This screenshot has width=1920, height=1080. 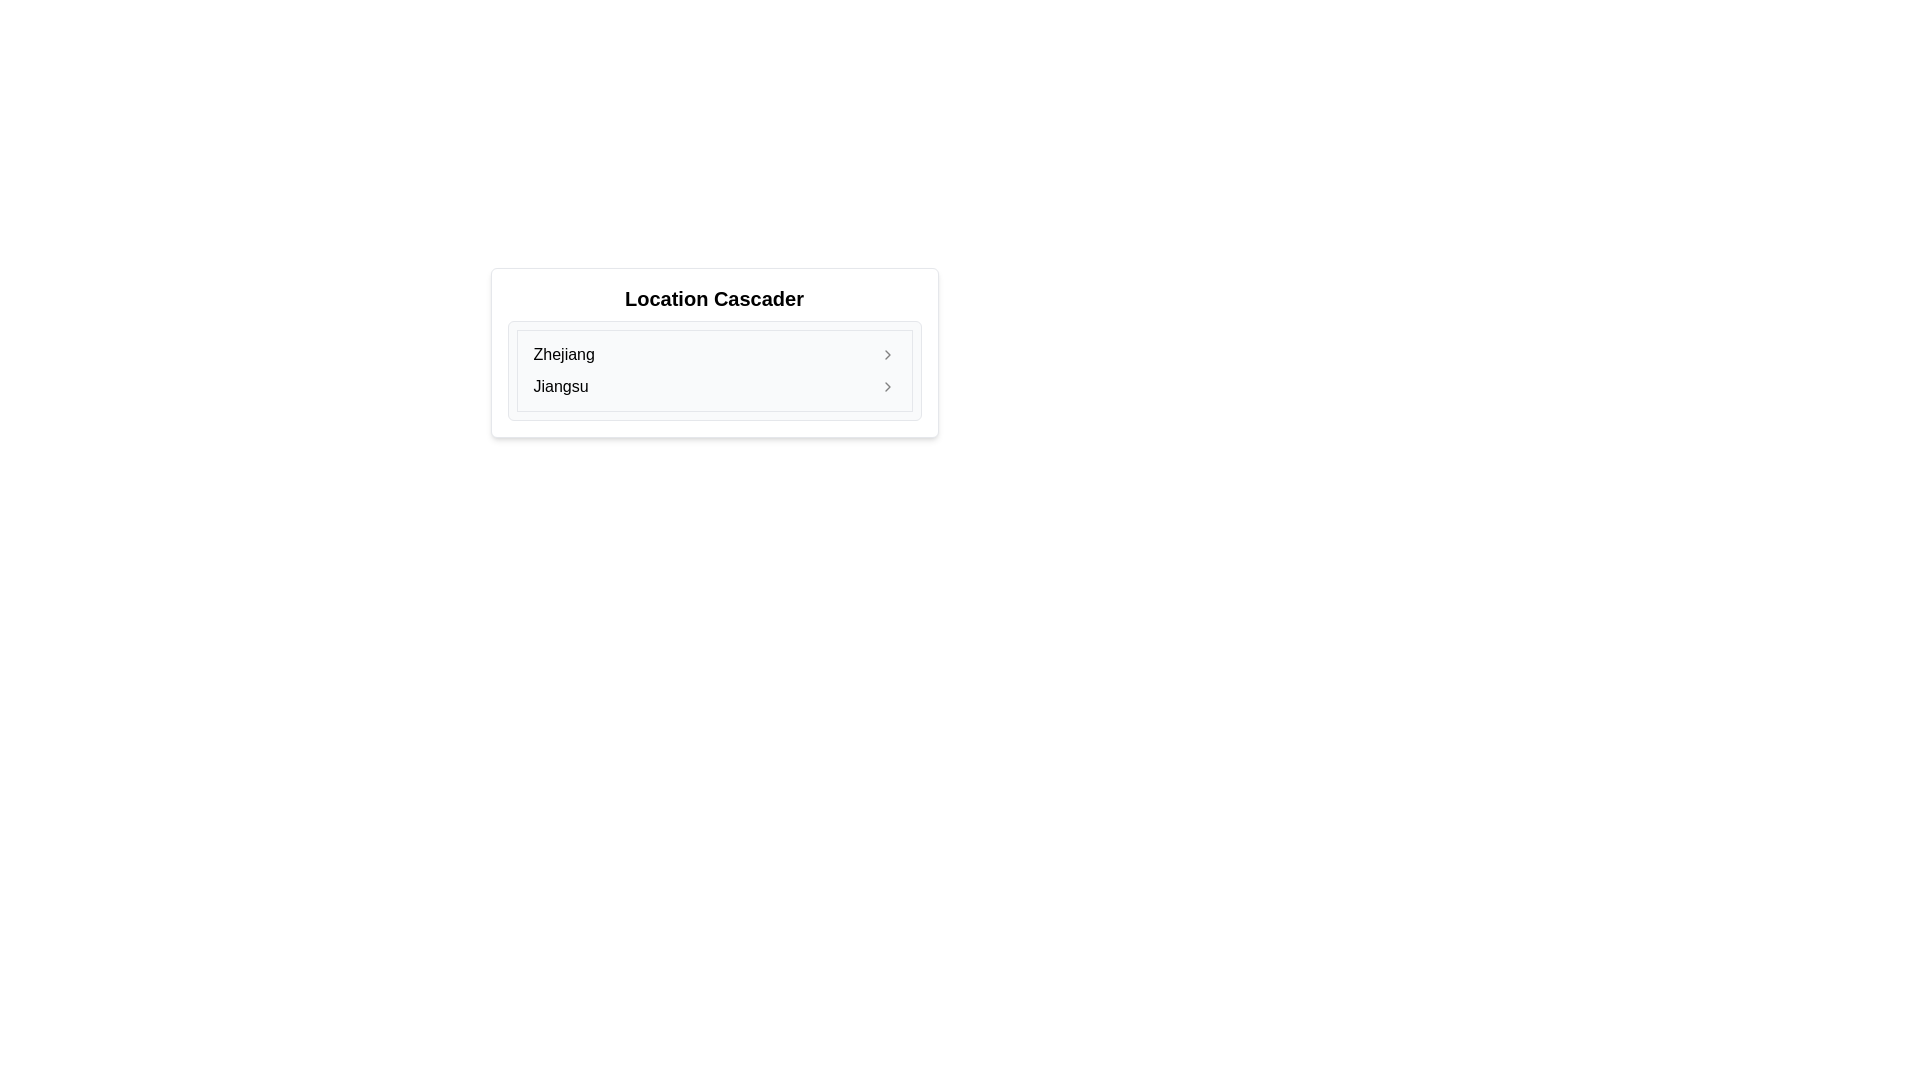 I want to click on the navigation icon located to the far right of the row containing the text 'Jiangsu', so click(x=886, y=386).